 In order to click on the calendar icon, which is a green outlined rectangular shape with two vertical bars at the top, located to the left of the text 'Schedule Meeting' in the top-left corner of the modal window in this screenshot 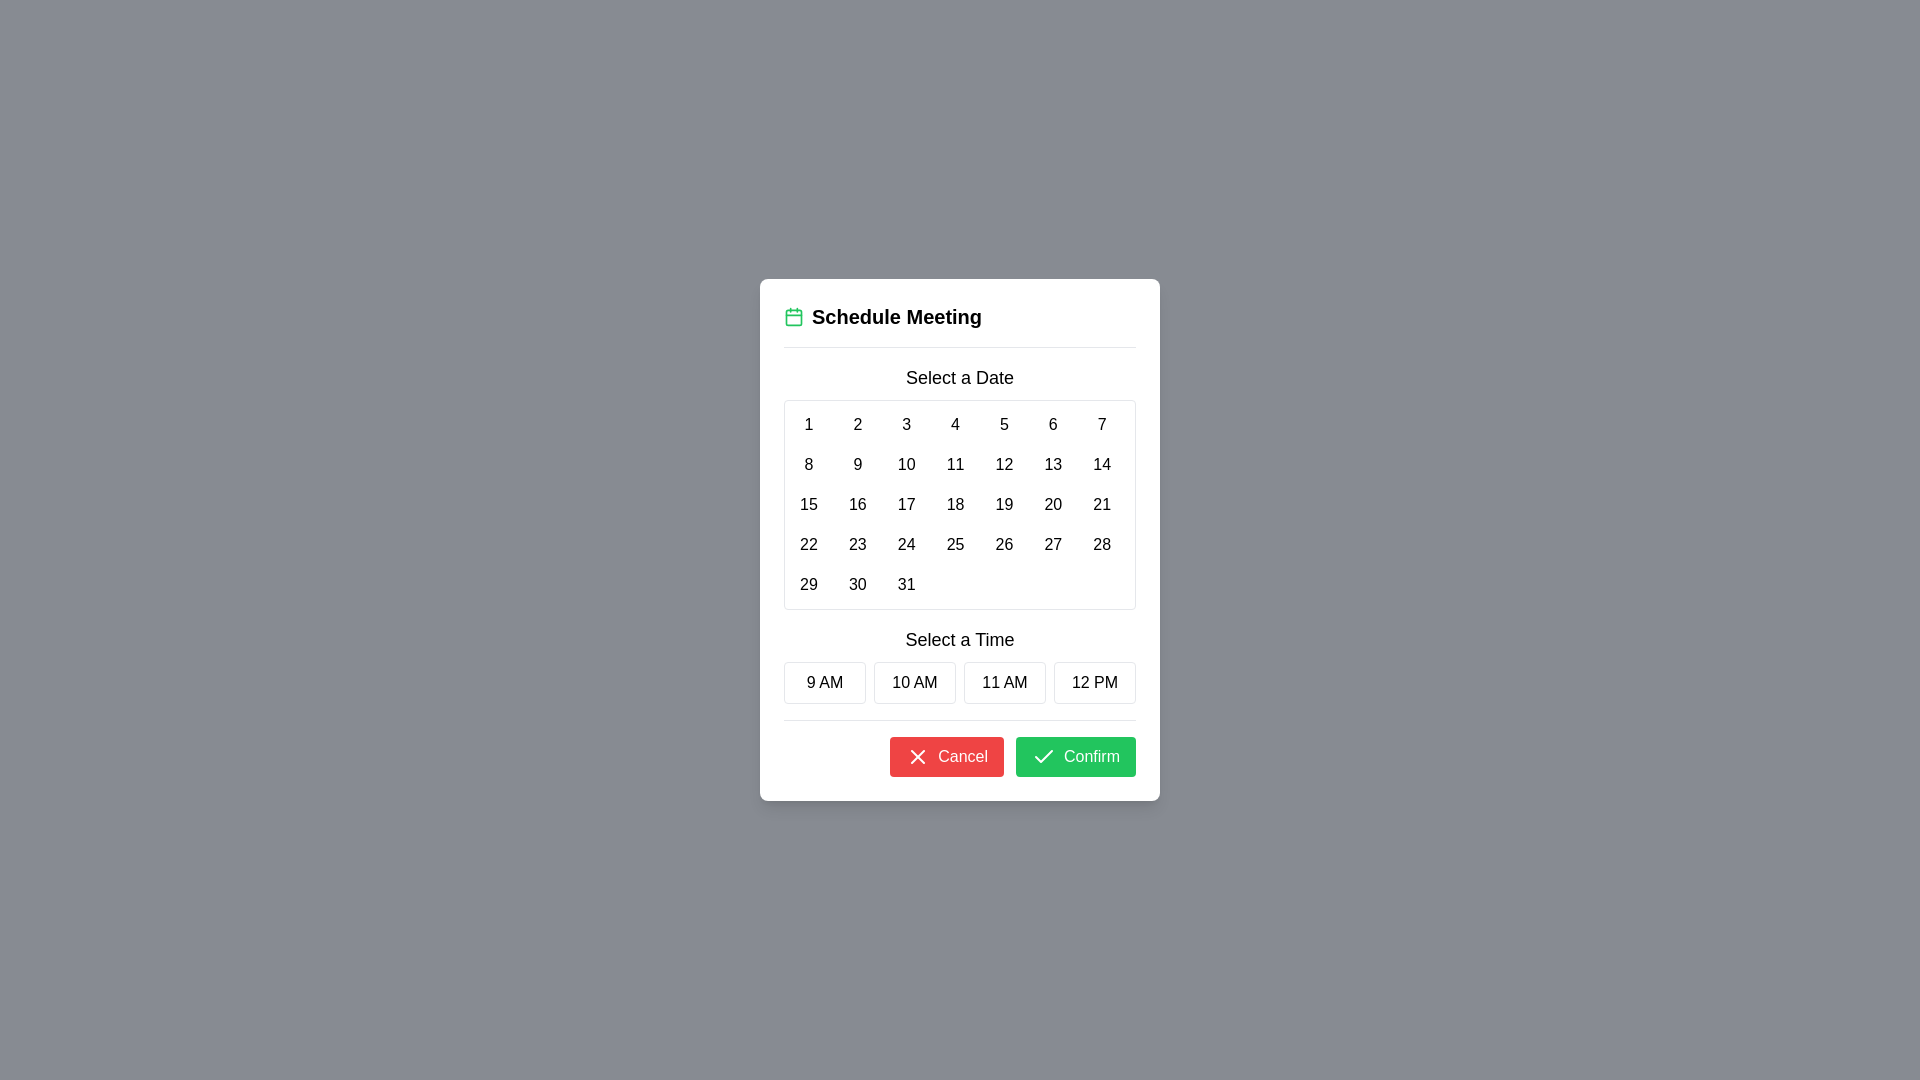, I will do `click(792, 315)`.